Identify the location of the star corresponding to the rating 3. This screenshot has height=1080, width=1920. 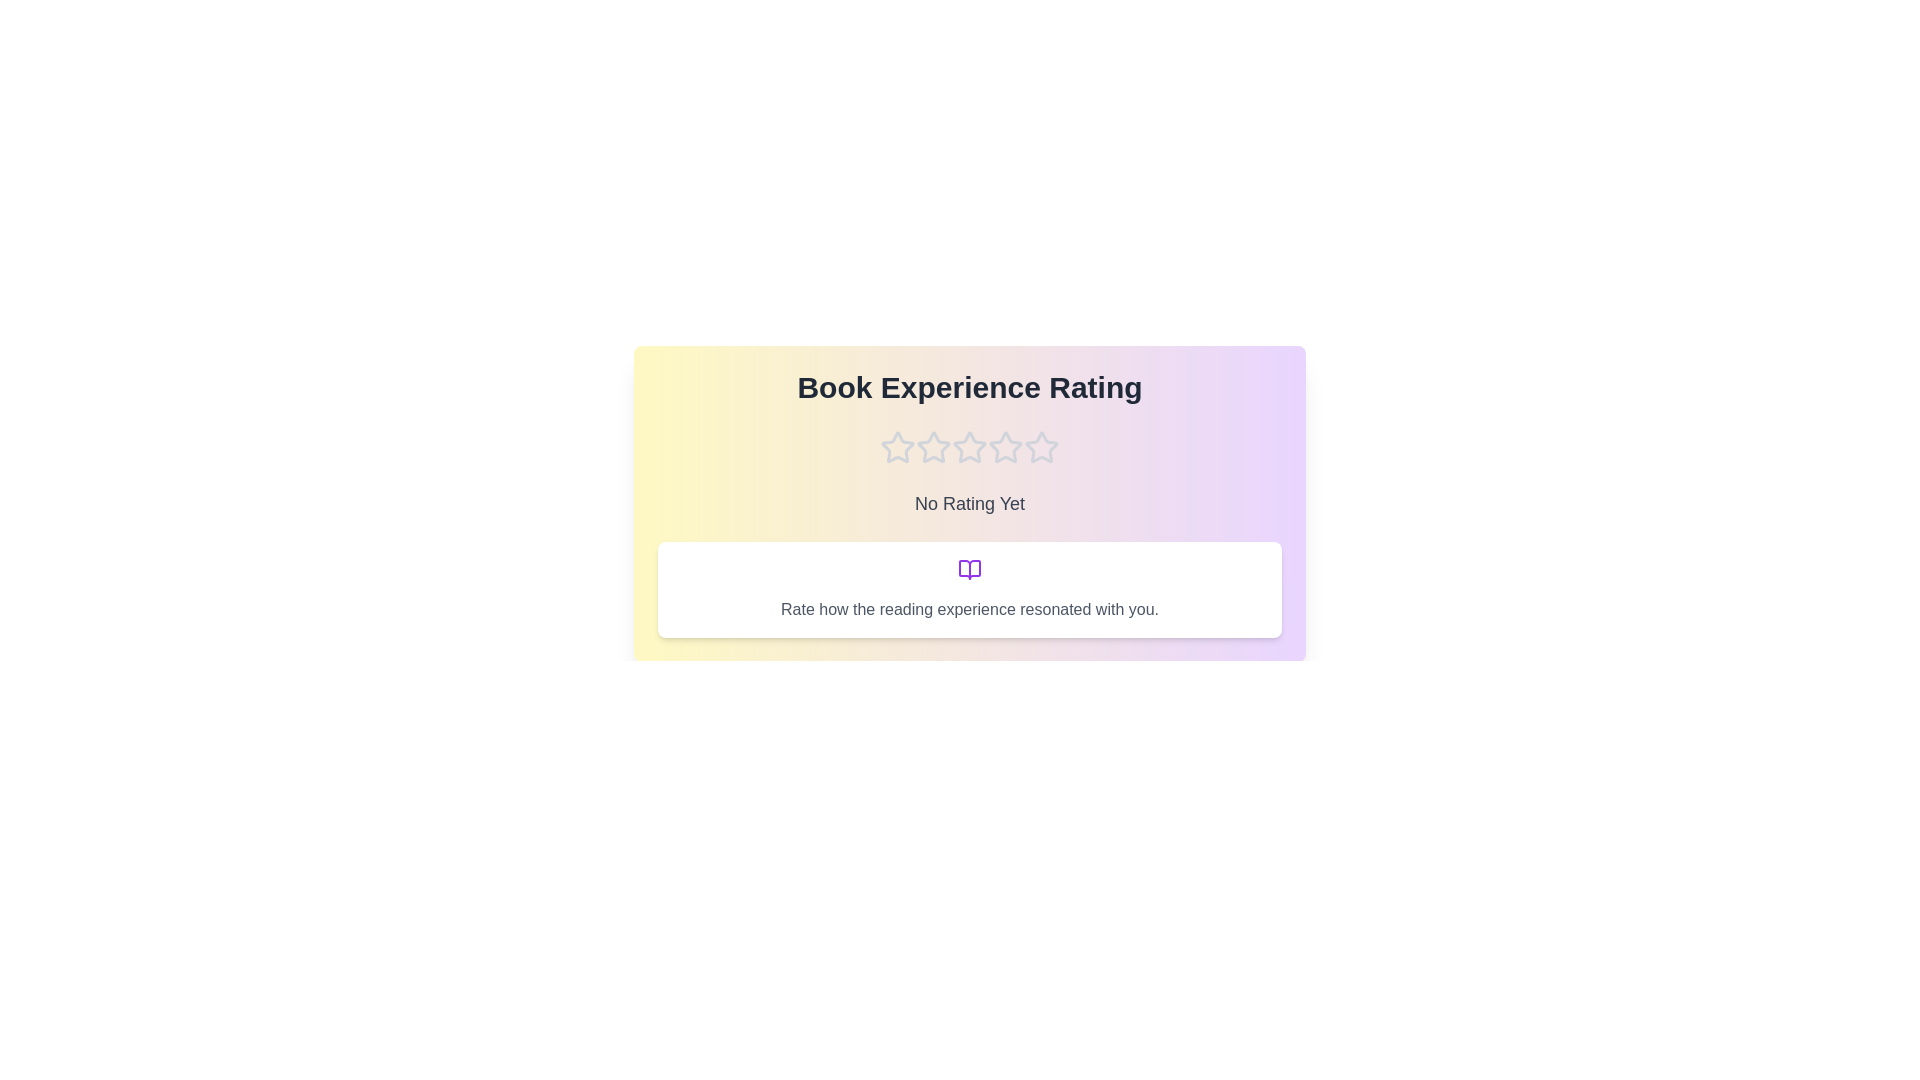
(969, 446).